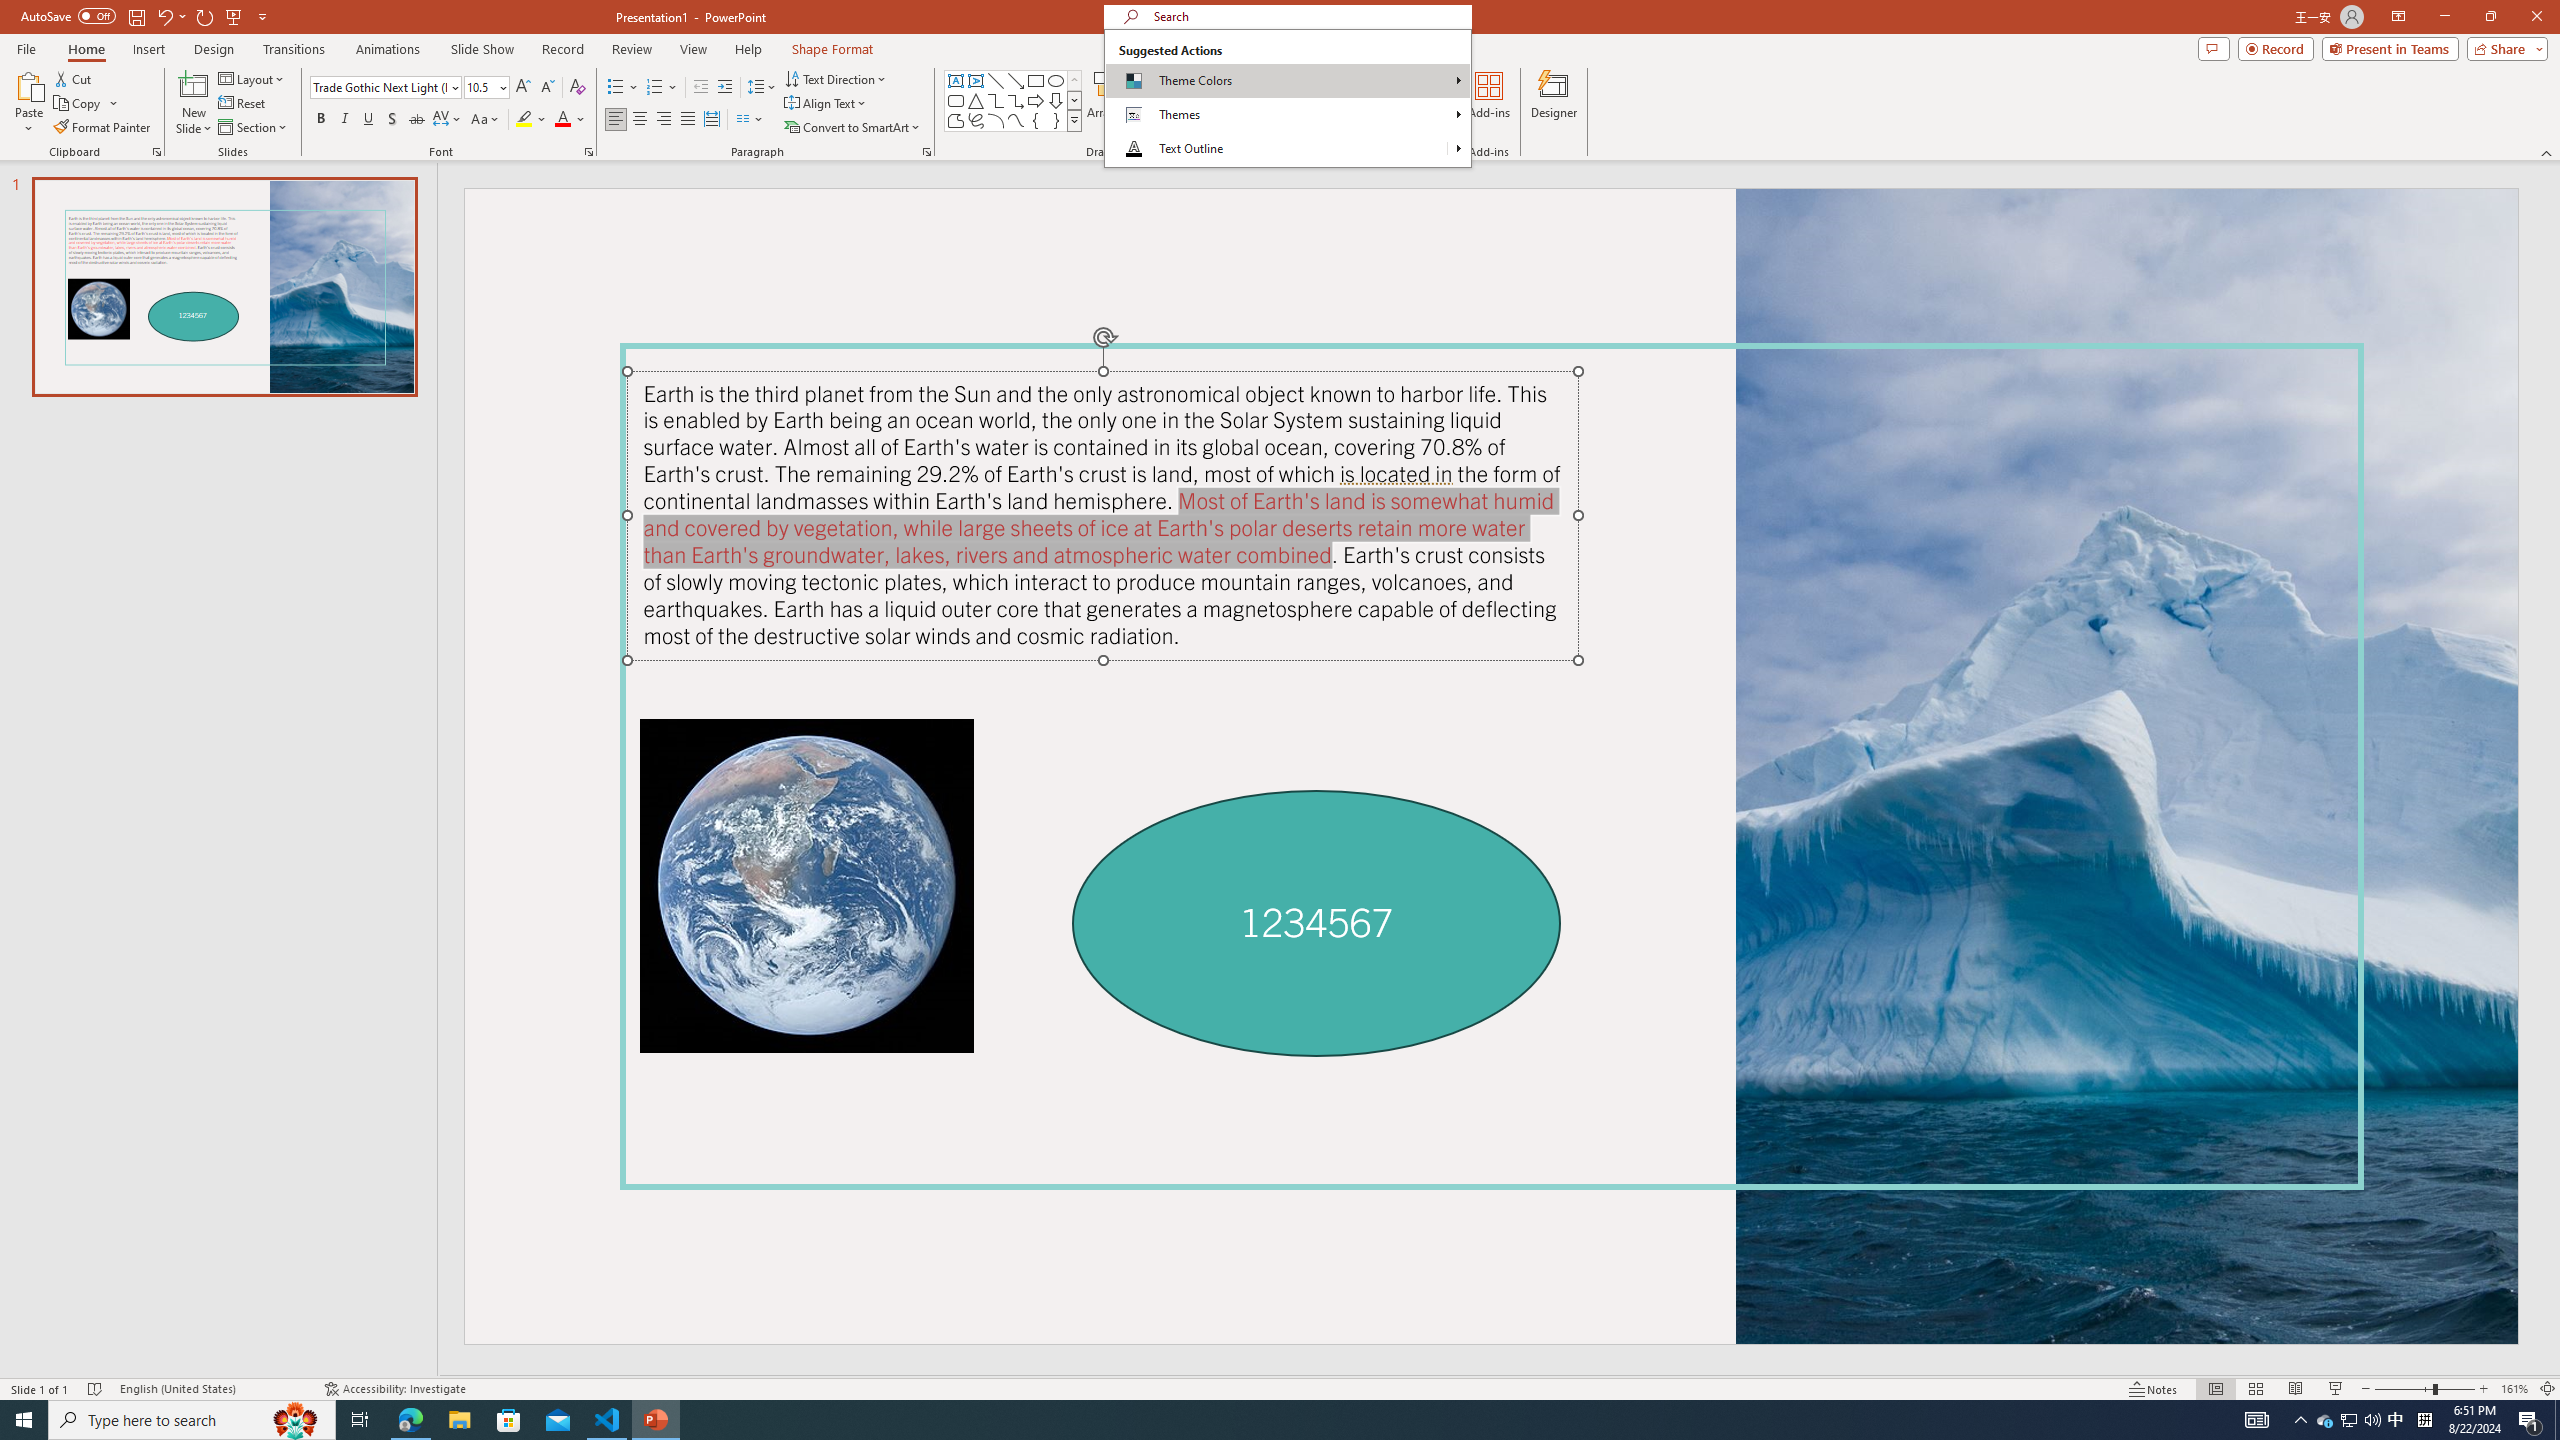 This screenshot has width=2560, height=1440. I want to click on 'Shape Fill Aqua, Accent 2', so click(1189, 77).